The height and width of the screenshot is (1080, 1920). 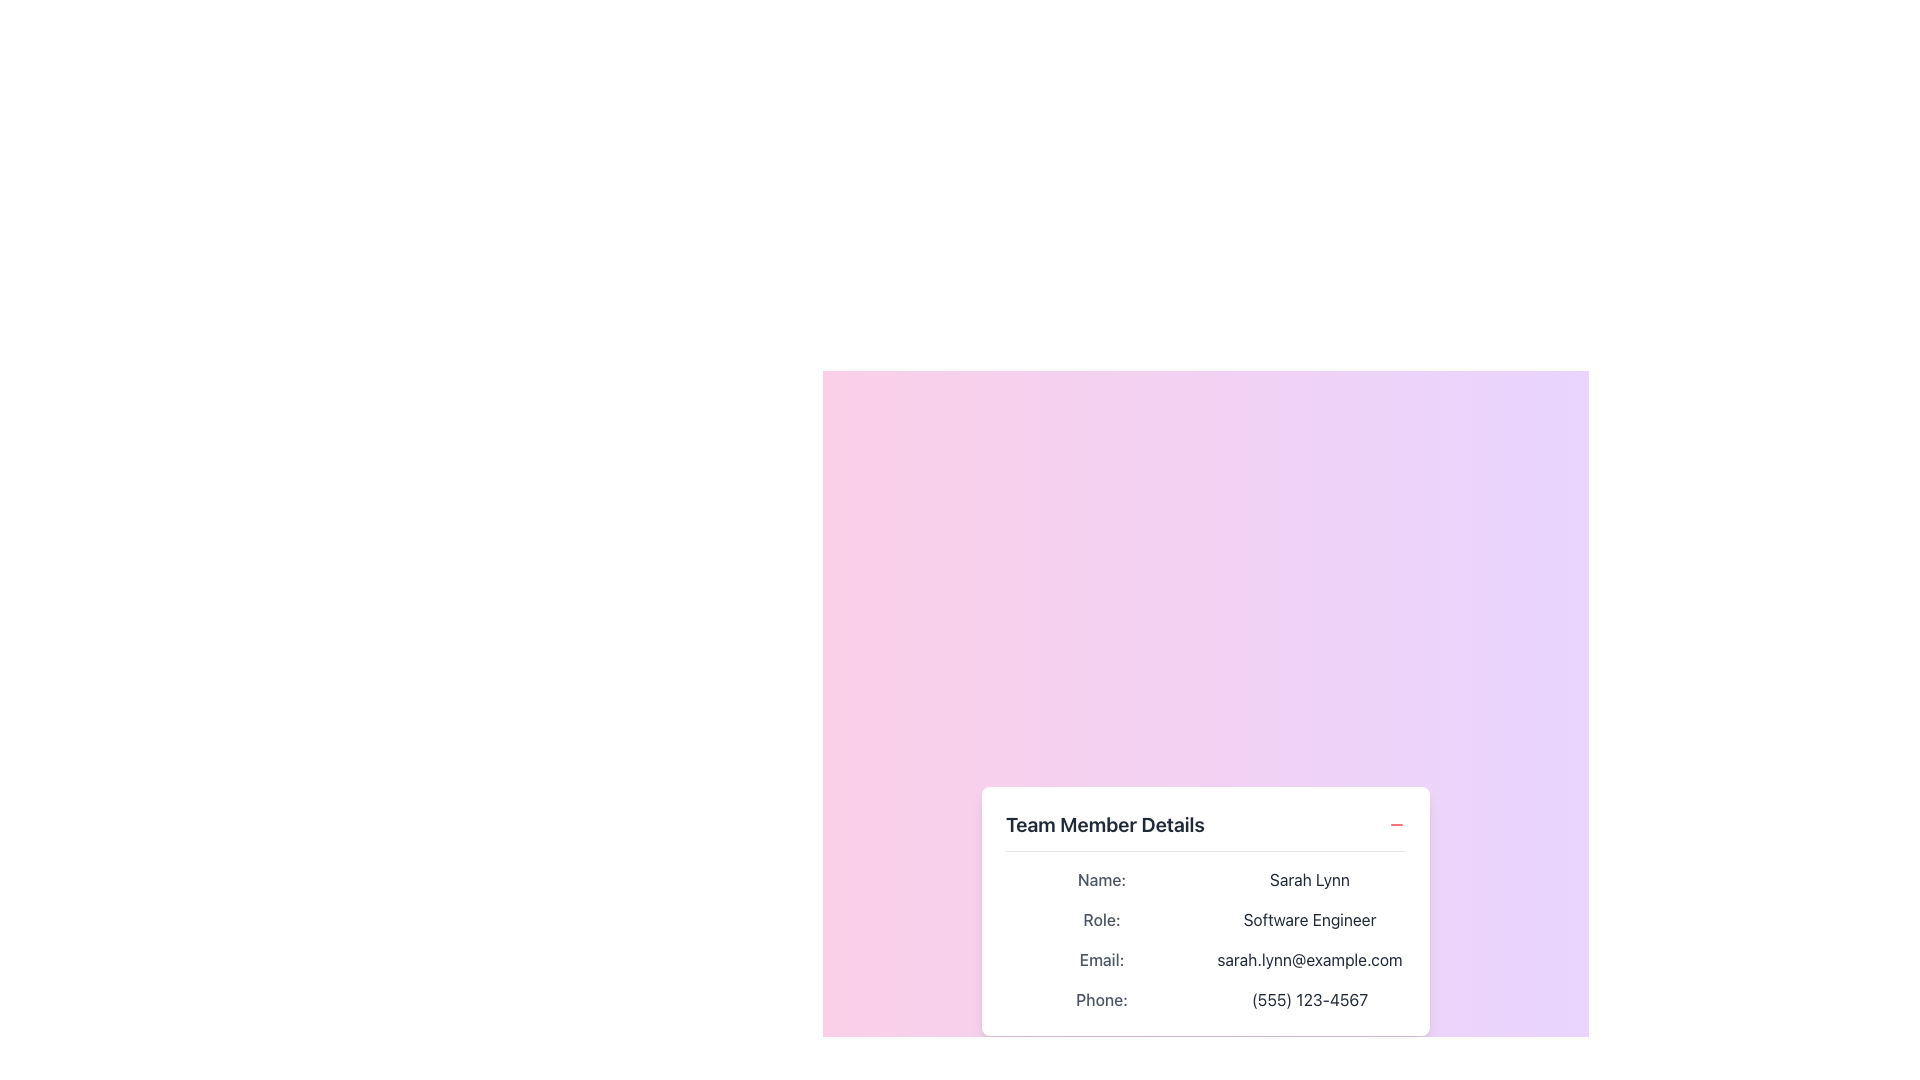 What do you see at coordinates (1101, 999) in the screenshot?
I see `the fourth text label indicating the user's phone number in the profile details card, located in the left column of a two-column layout` at bounding box center [1101, 999].